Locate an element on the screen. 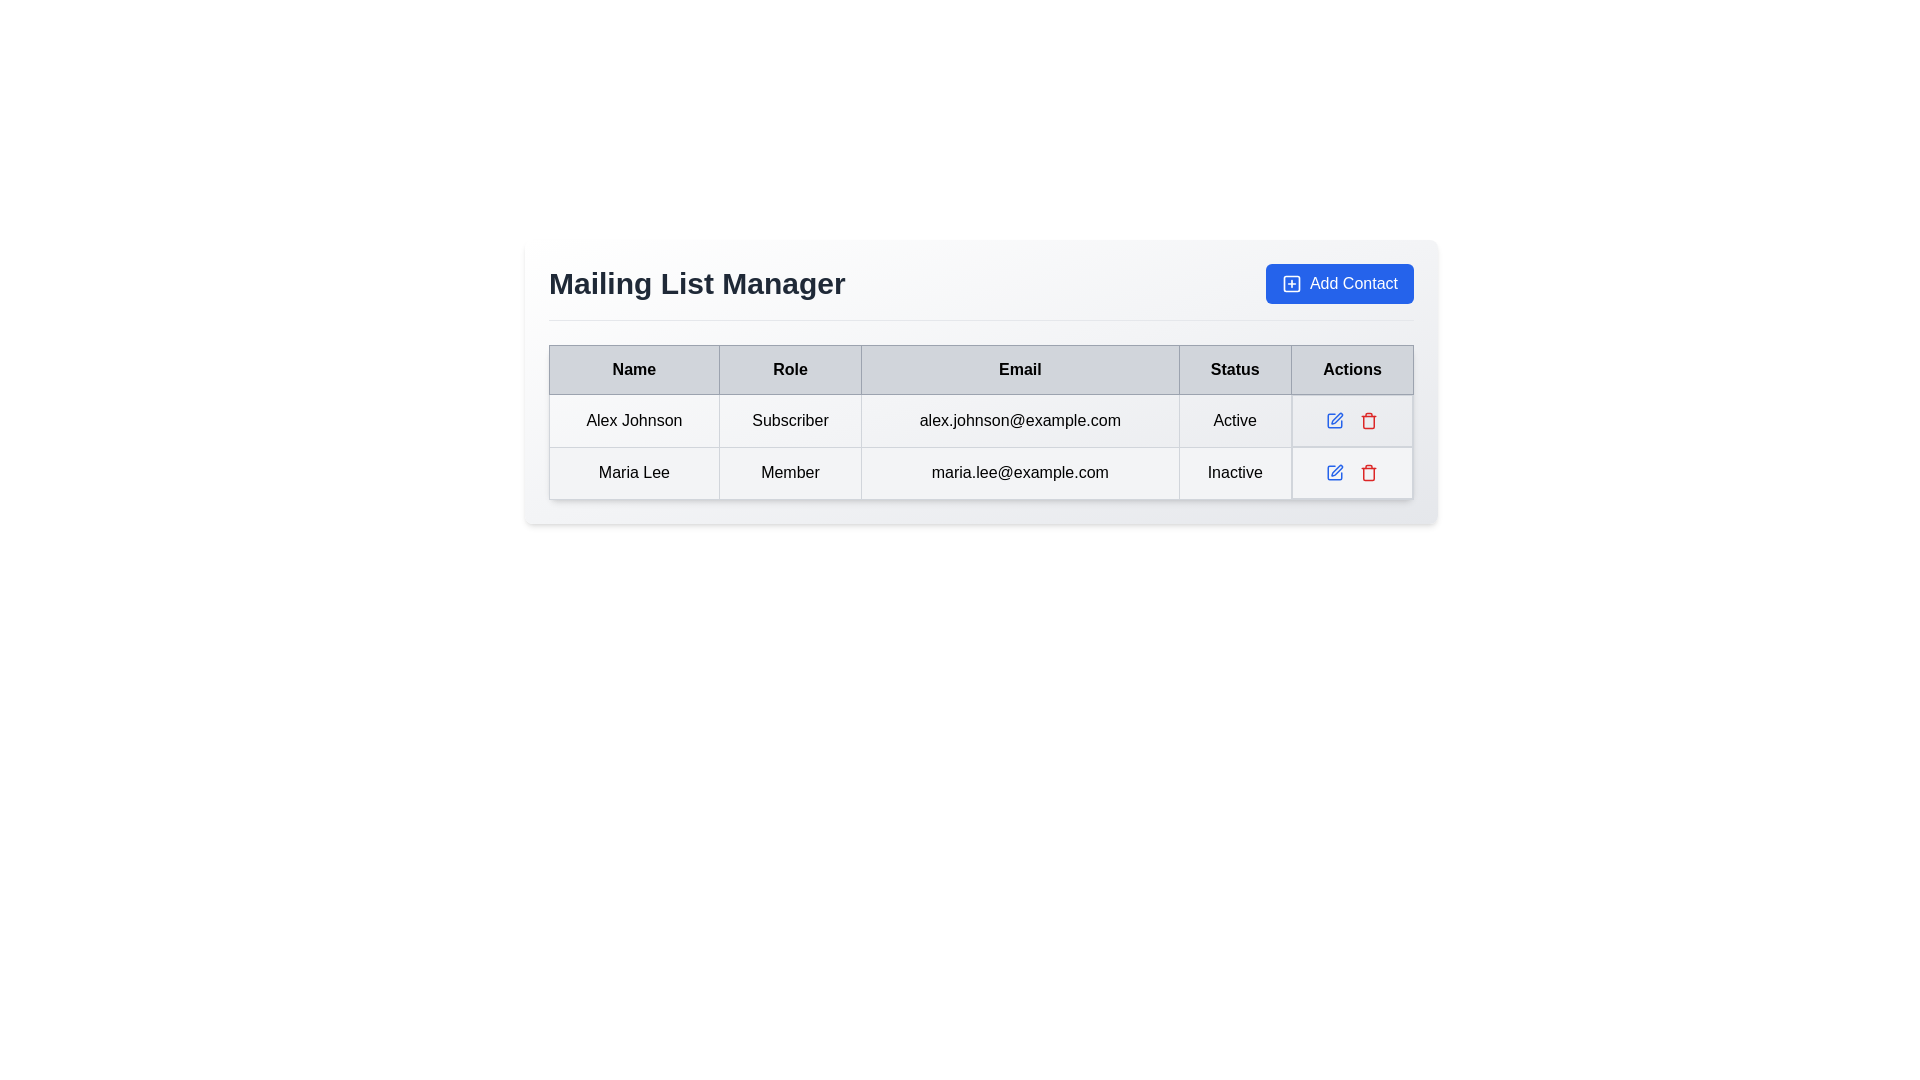 Image resolution: width=1920 pixels, height=1080 pixels. the email address display 'maria.lee@example.com' located in the second row of the mailing list management interface under the 'Email' column is located at coordinates (1020, 473).